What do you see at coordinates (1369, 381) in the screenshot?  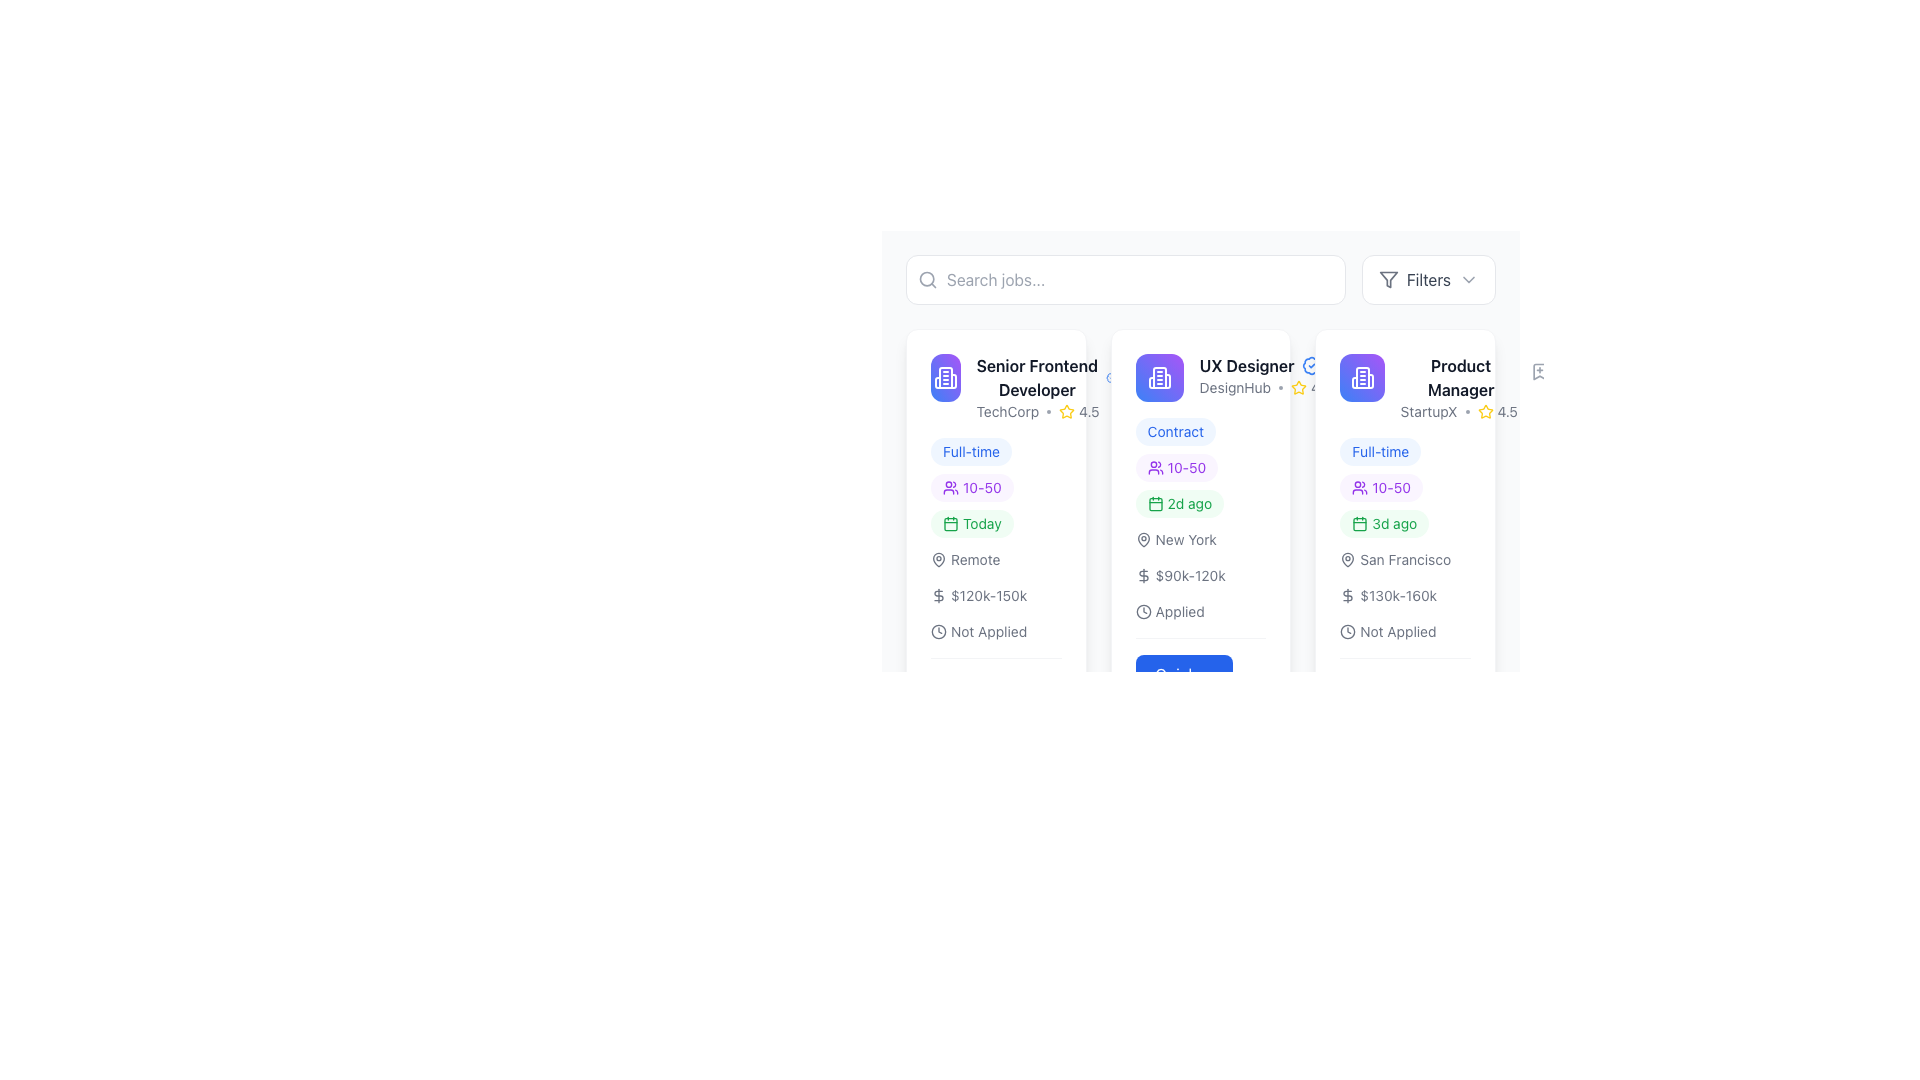 I see `the right extension of the building icon within the SVG graphic that is part of the job posting card for 'Product Manager'` at bounding box center [1369, 381].